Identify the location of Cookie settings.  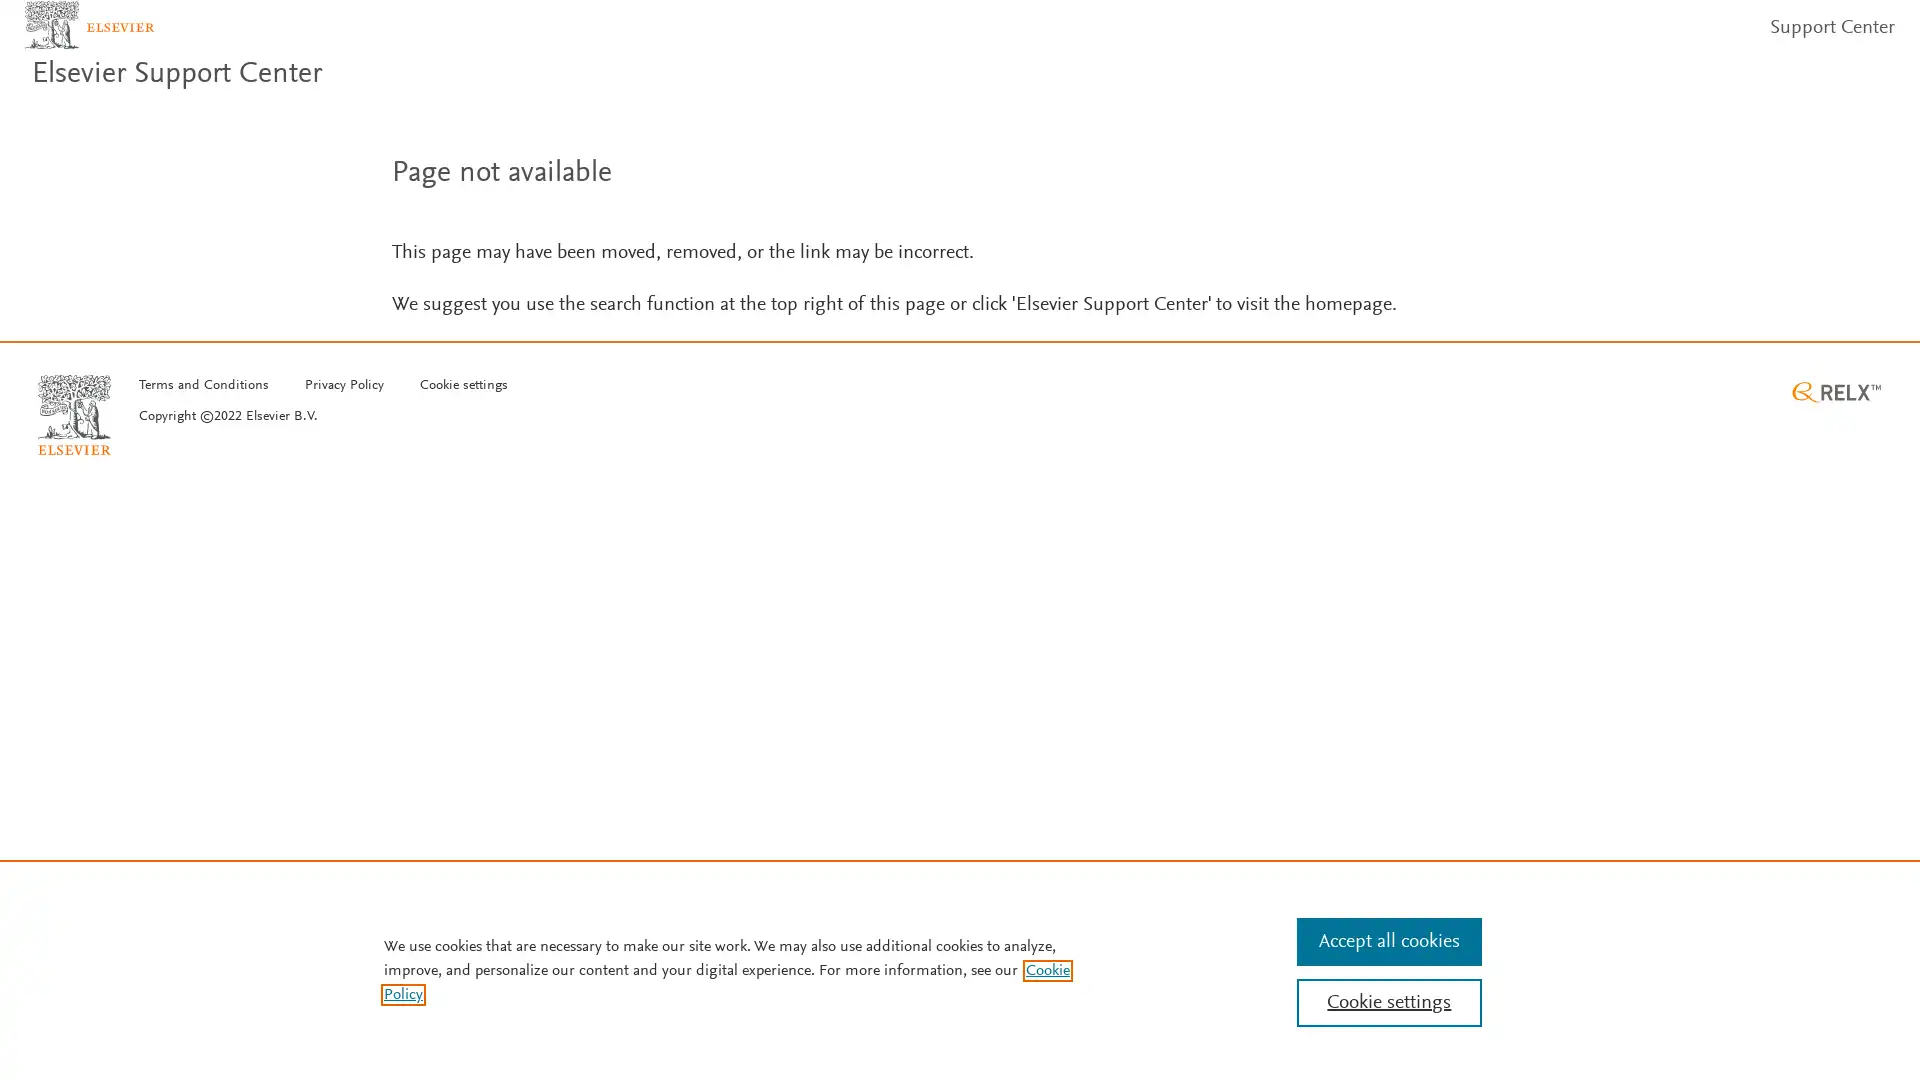
(461, 415).